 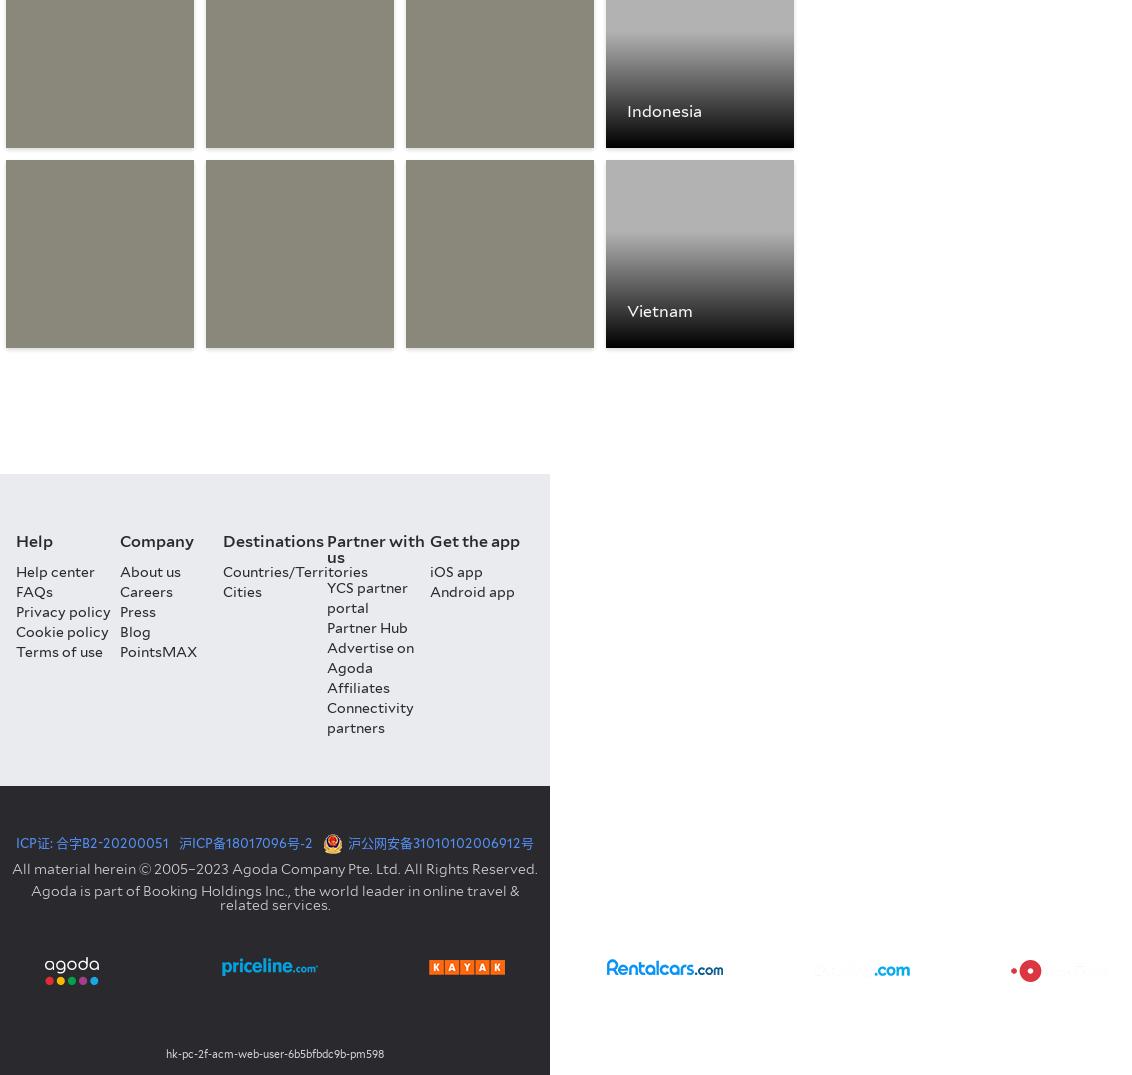 What do you see at coordinates (366, 627) in the screenshot?
I see `'Partner Hub'` at bounding box center [366, 627].